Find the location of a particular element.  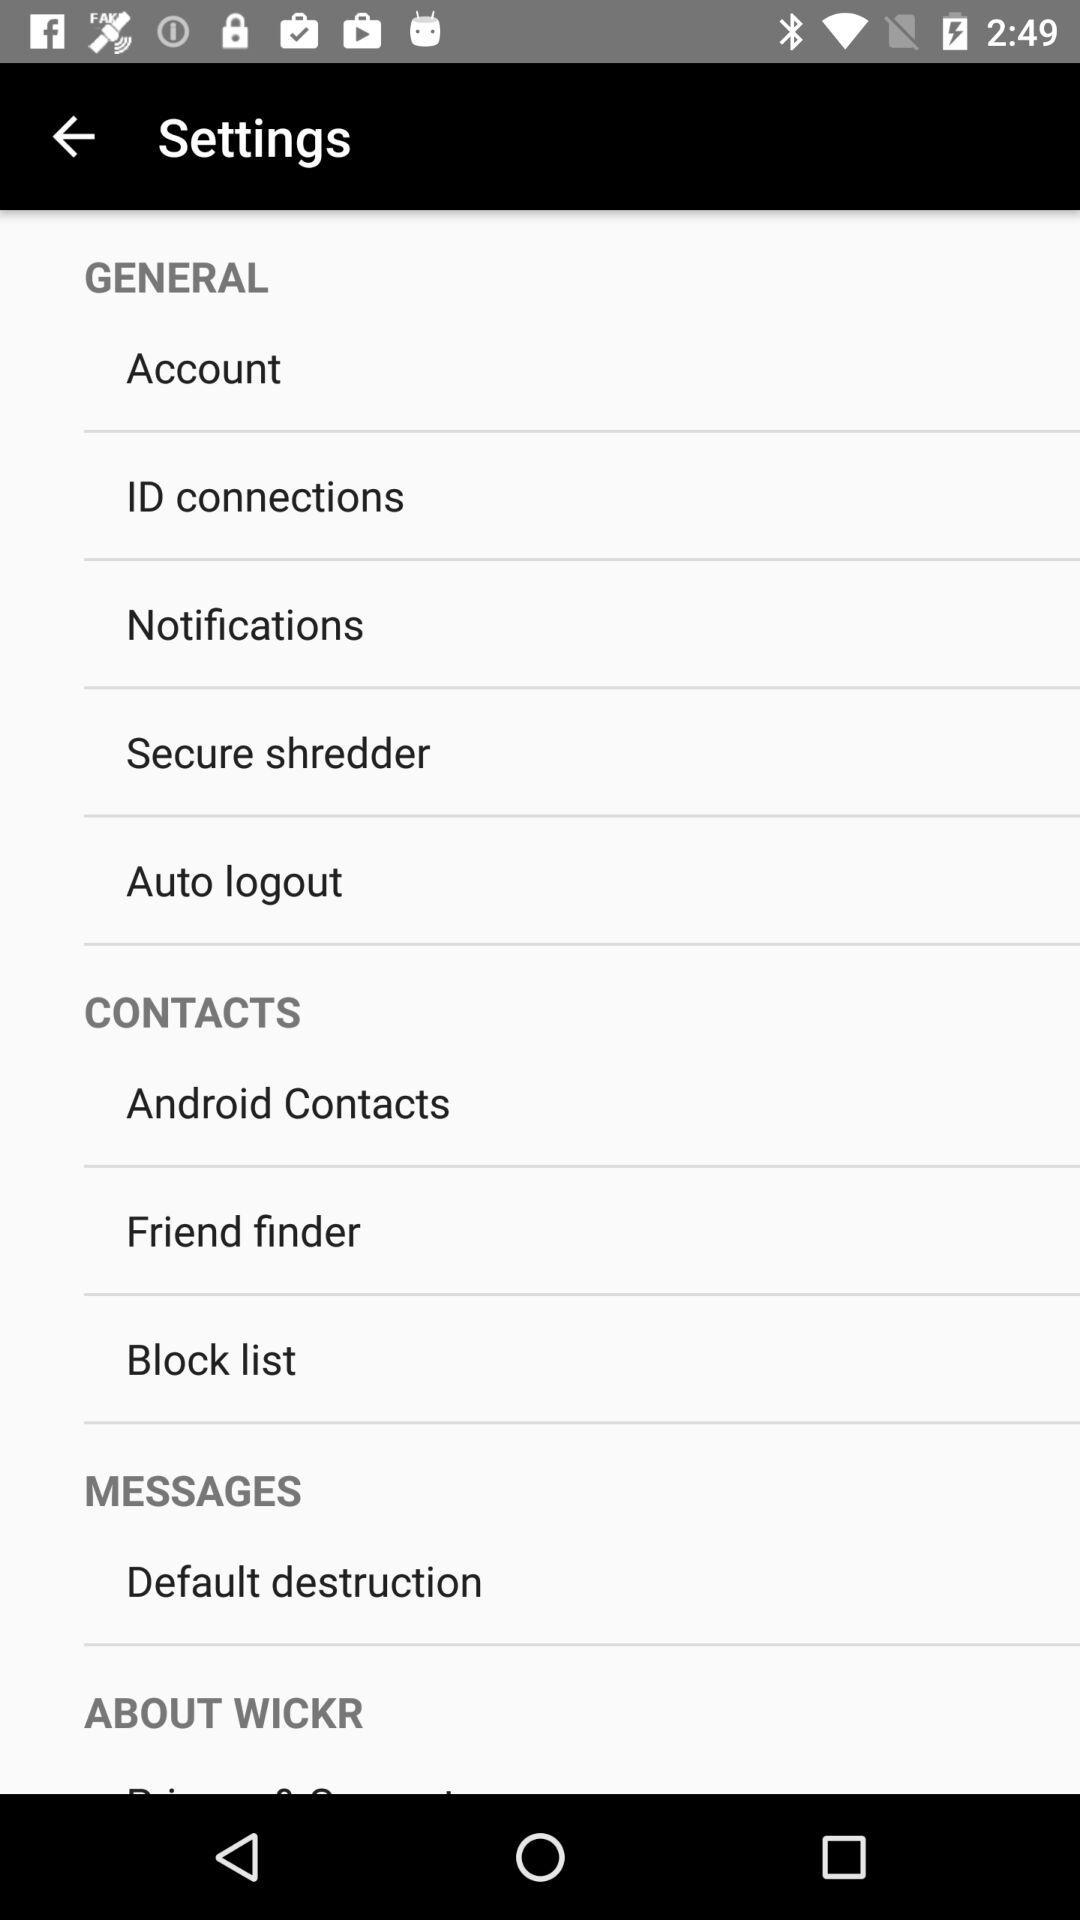

the icon below auto logout is located at coordinates (582, 943).